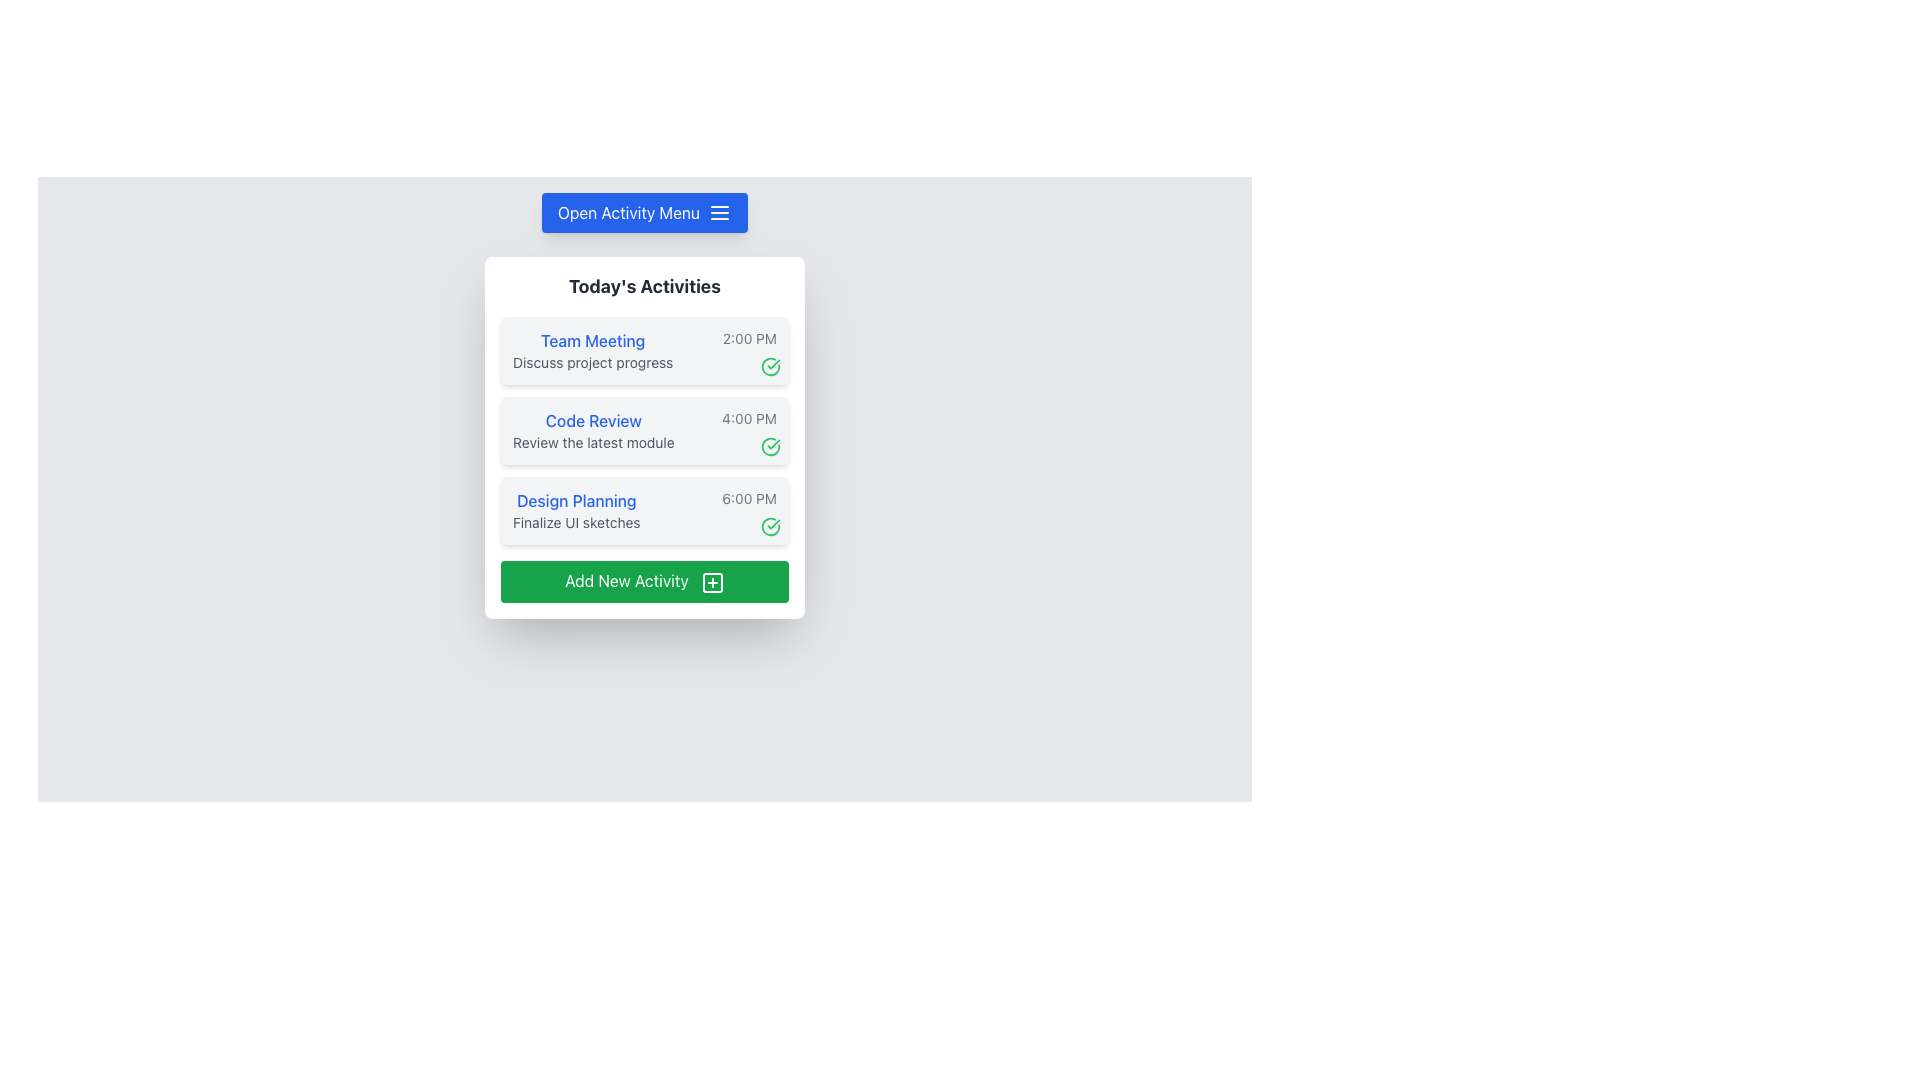 The image size is (1920, 1080). What do you see at coordinates (720, 212) in the screenshot?
I see `the menu icon consisting of three horizontally aligned lines` at bounding box center [720, 212].